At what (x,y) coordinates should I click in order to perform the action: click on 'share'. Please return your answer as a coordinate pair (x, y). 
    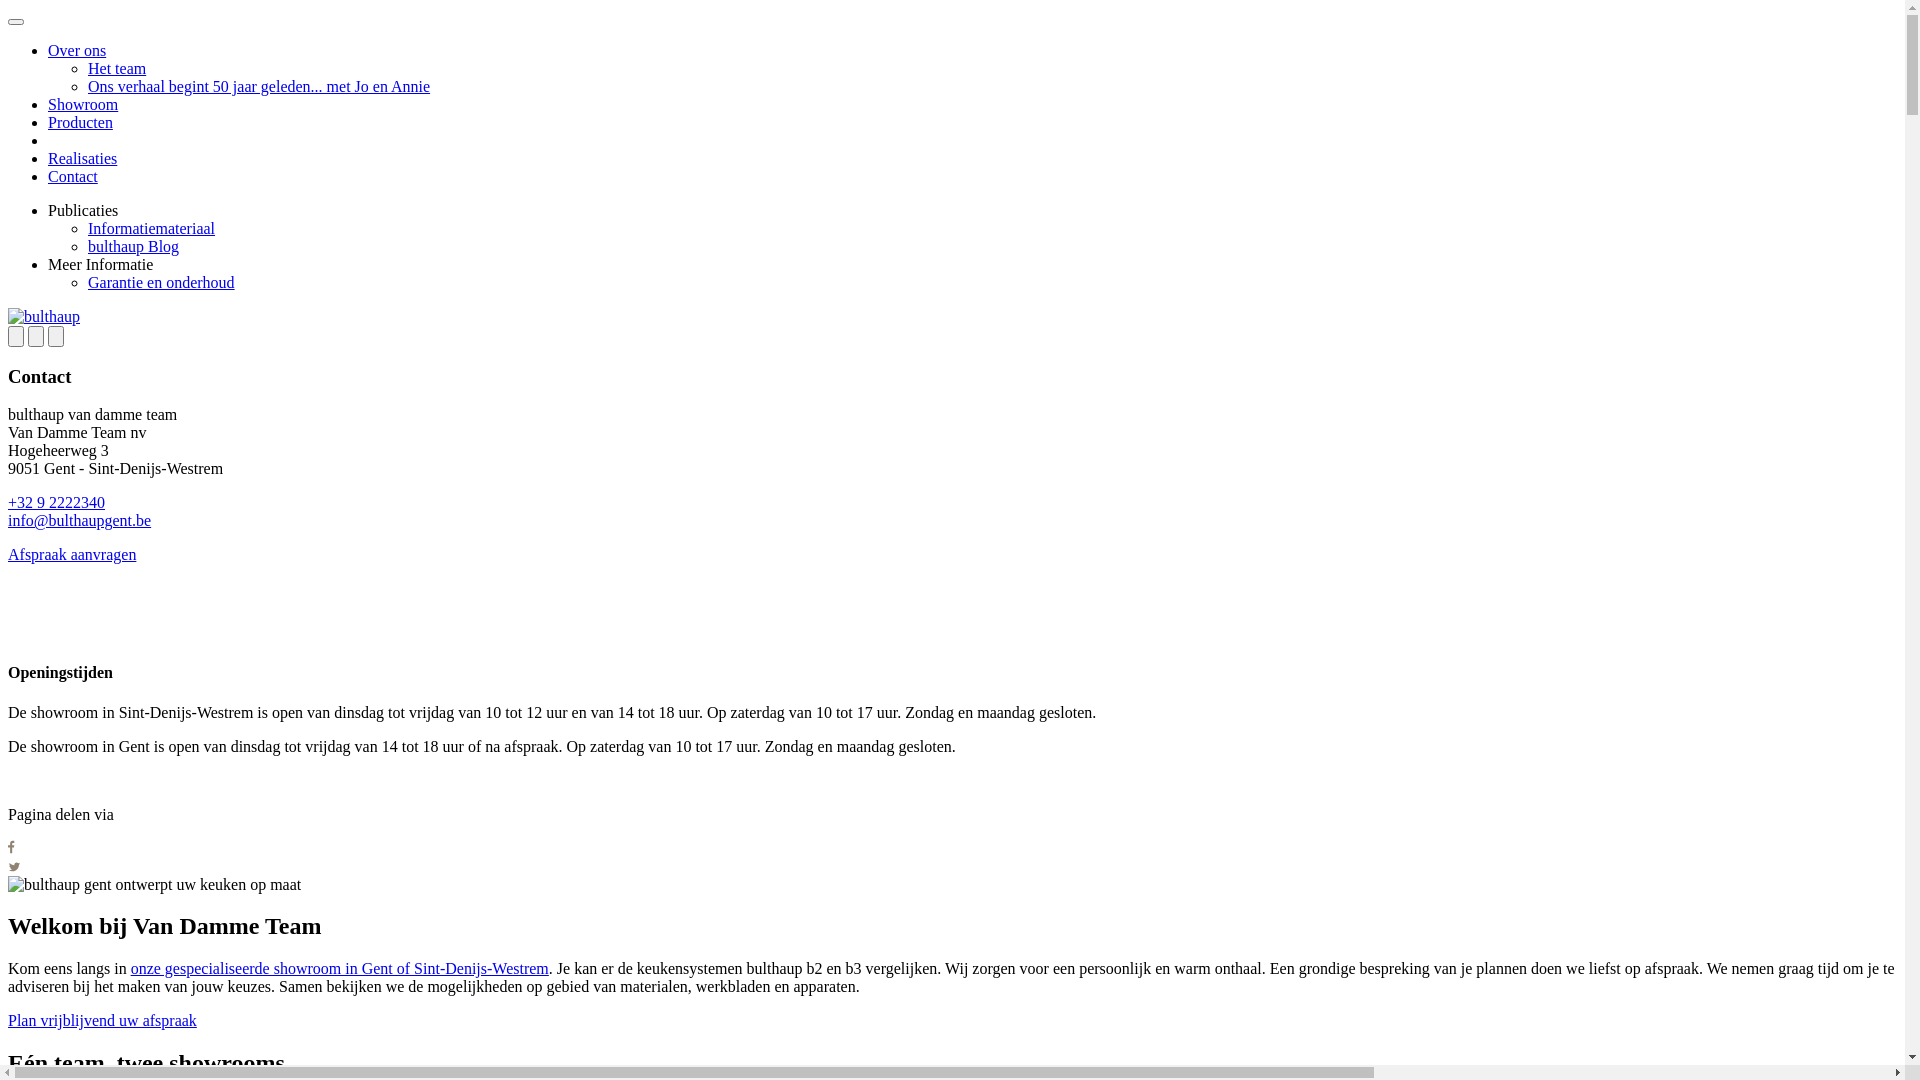
    Looking at the image, I should click on (28, 335).